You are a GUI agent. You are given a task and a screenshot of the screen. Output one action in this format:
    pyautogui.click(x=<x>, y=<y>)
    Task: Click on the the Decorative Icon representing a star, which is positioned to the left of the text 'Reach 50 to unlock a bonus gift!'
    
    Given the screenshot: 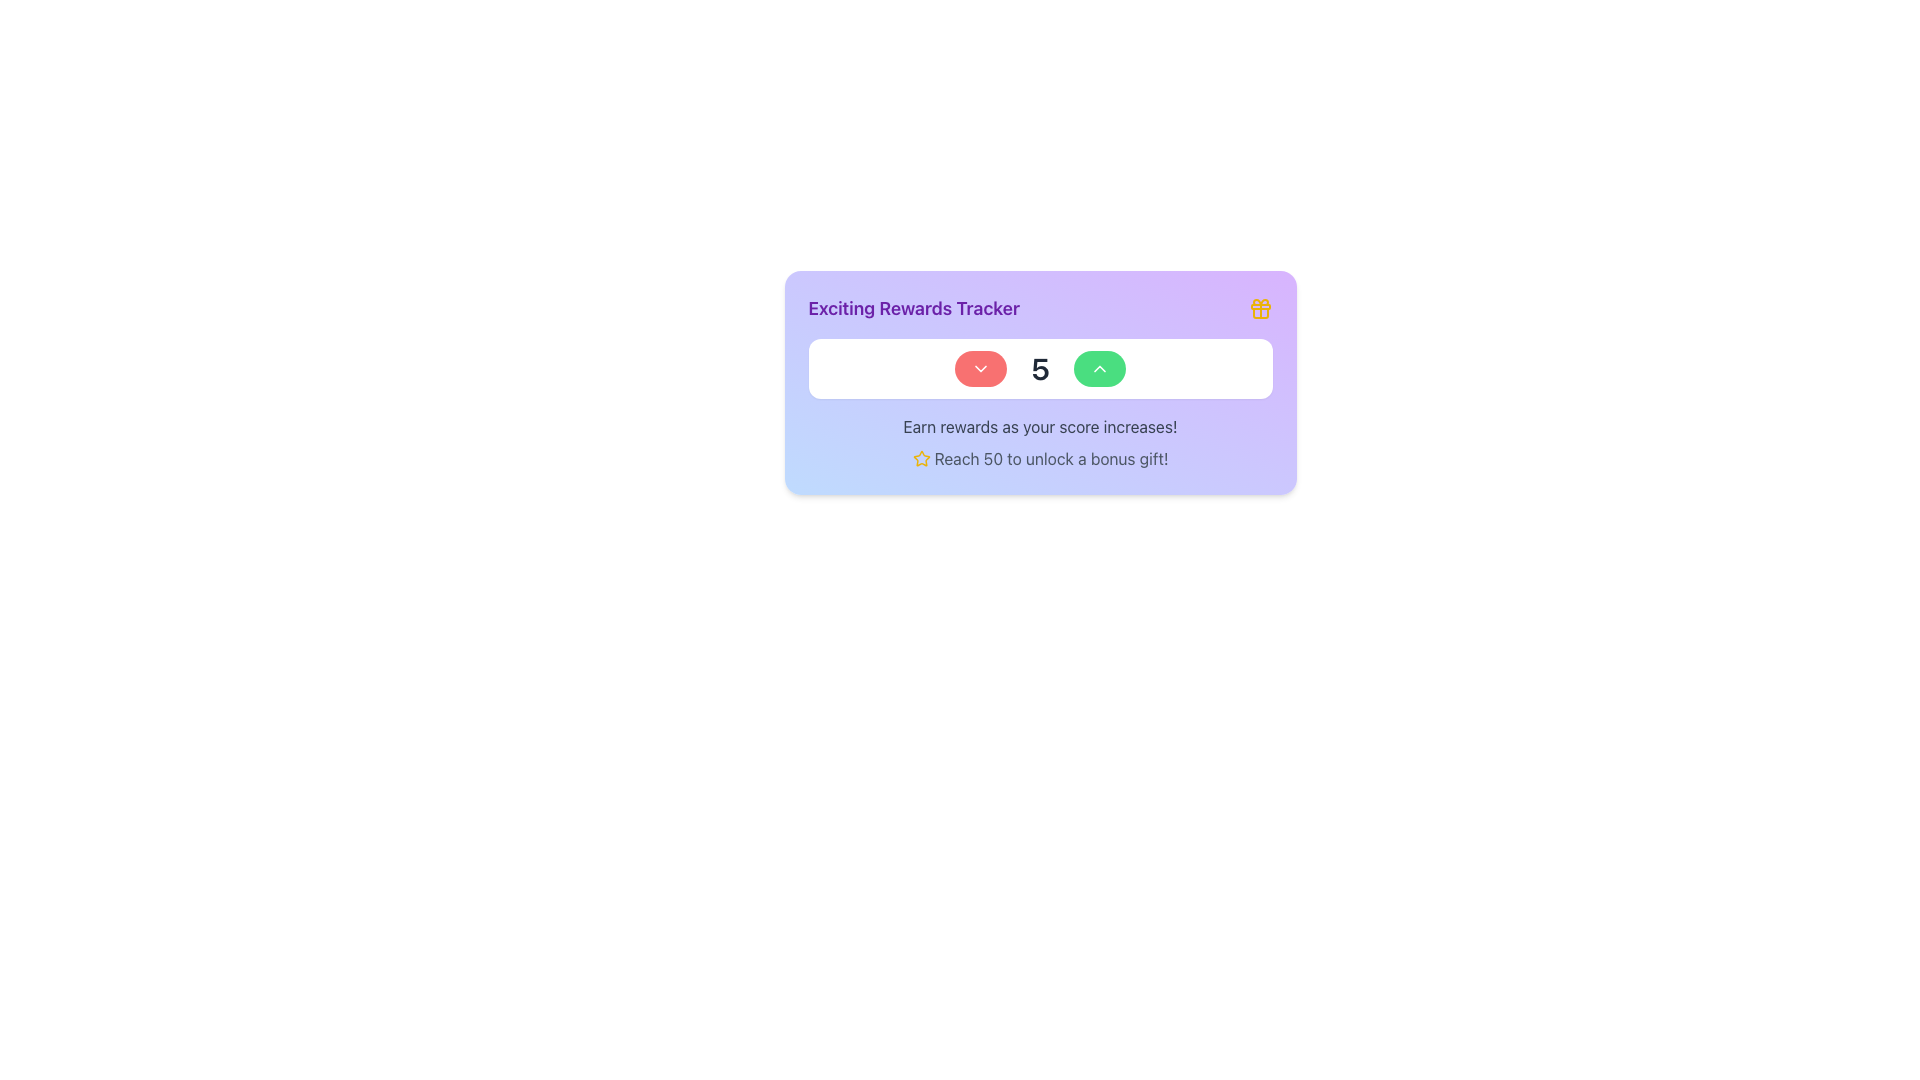 What is the action you would take?
    pyautogui.click(x=920, y=459)
    